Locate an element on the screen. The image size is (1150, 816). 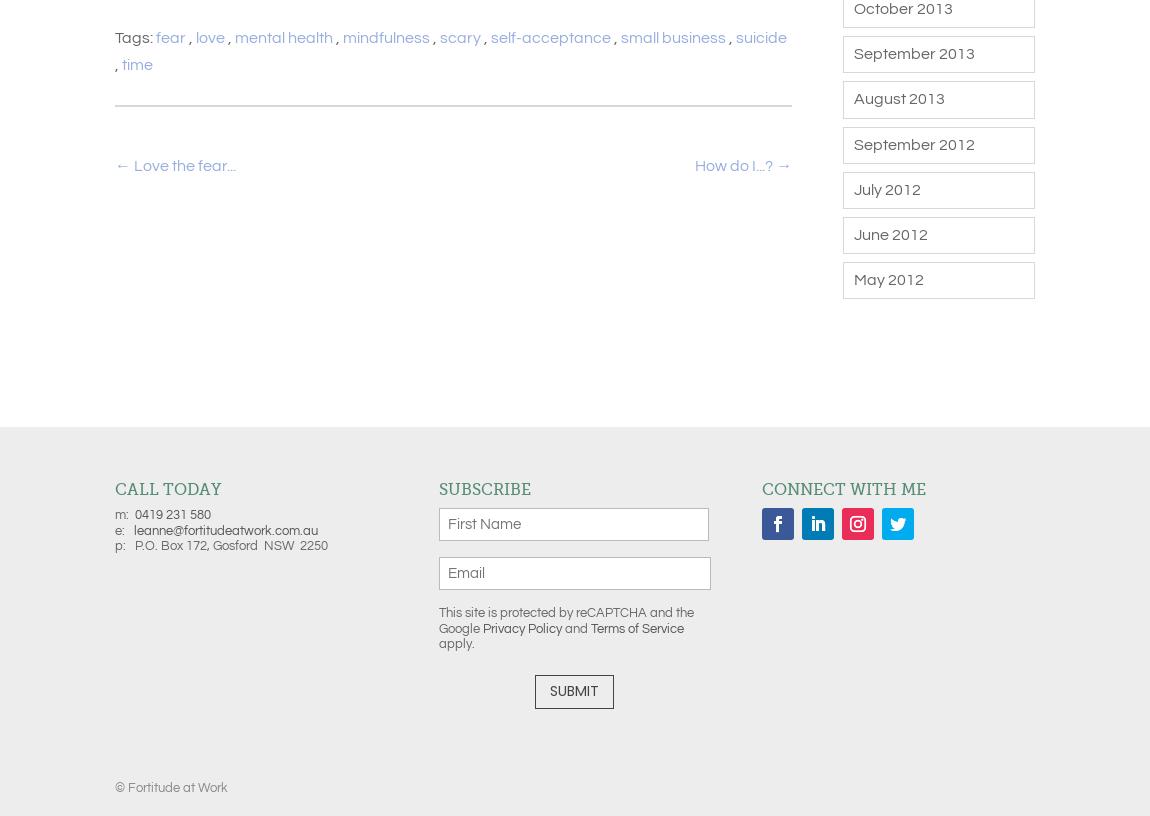
'Tags:' is located at coordinates (134, 37).